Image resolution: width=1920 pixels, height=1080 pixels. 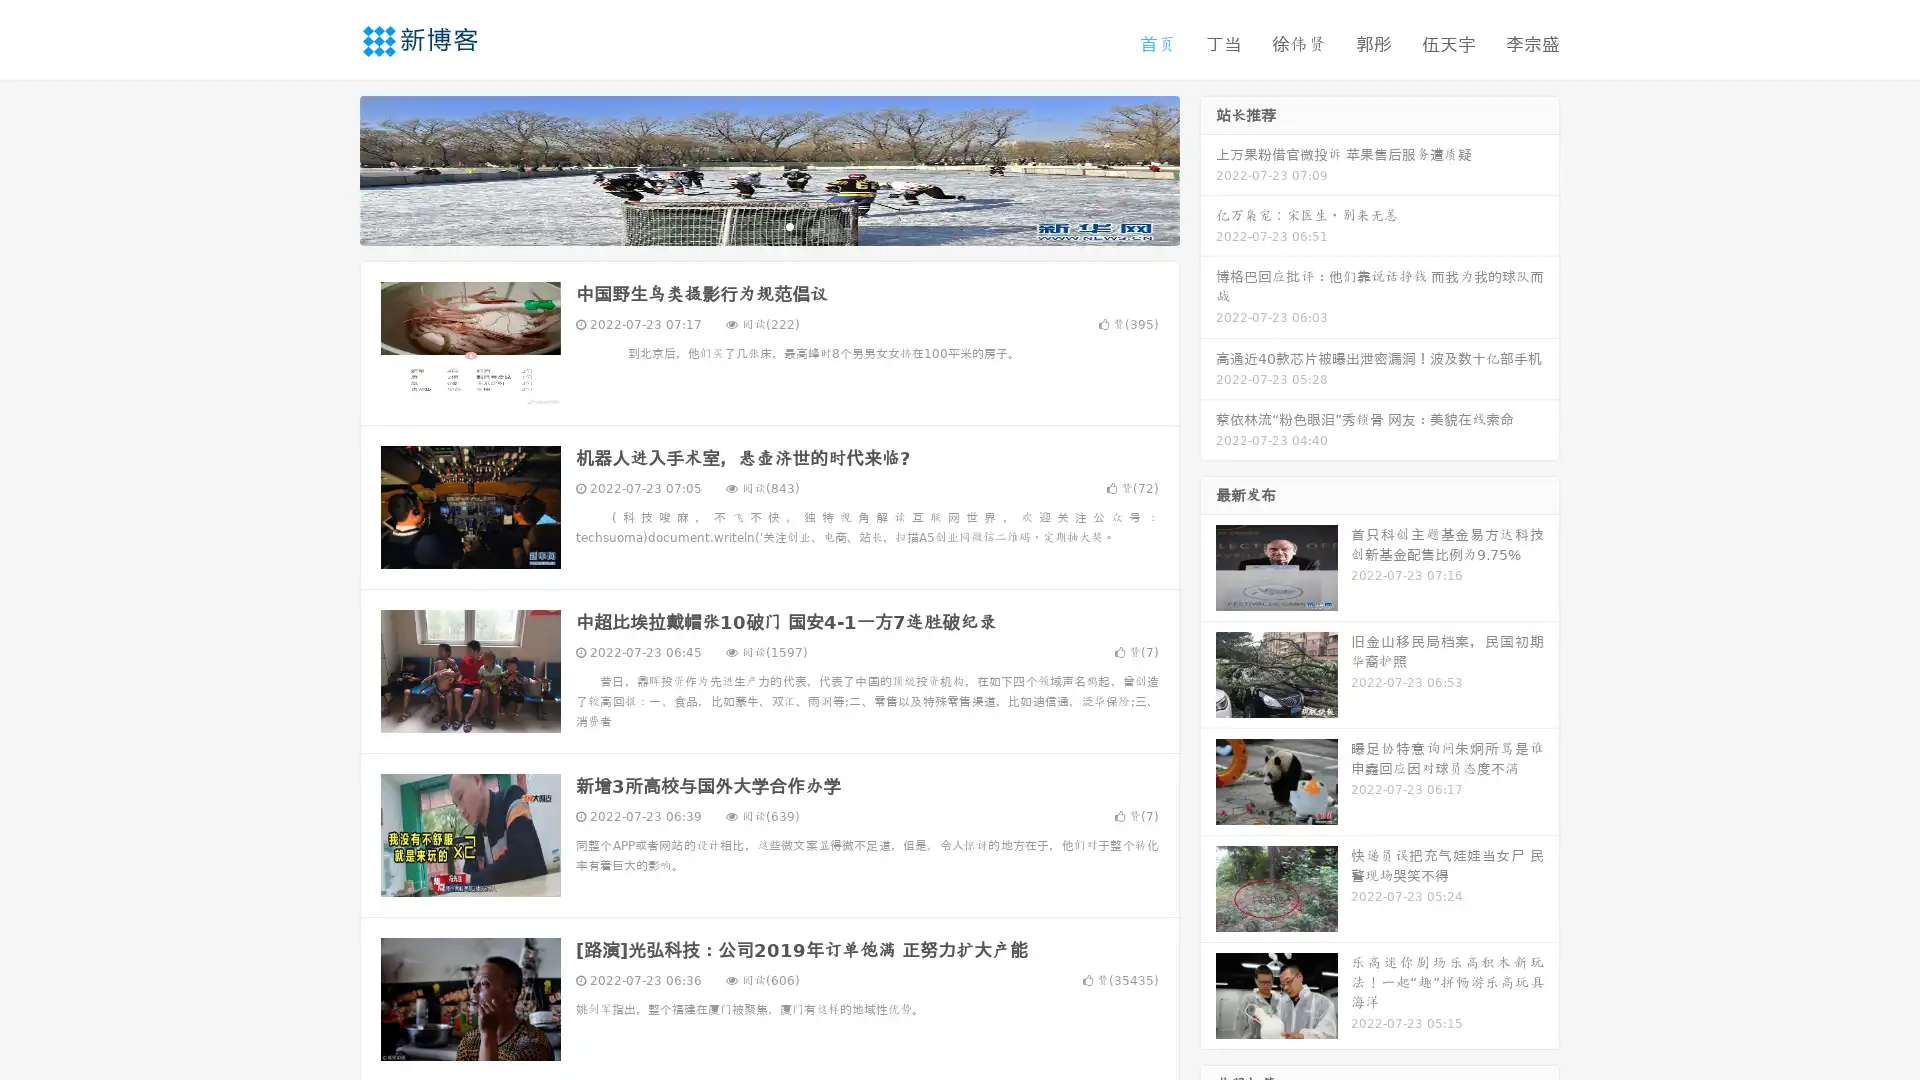 I want to click on Go to slide 3, so click(x=789, y=225).